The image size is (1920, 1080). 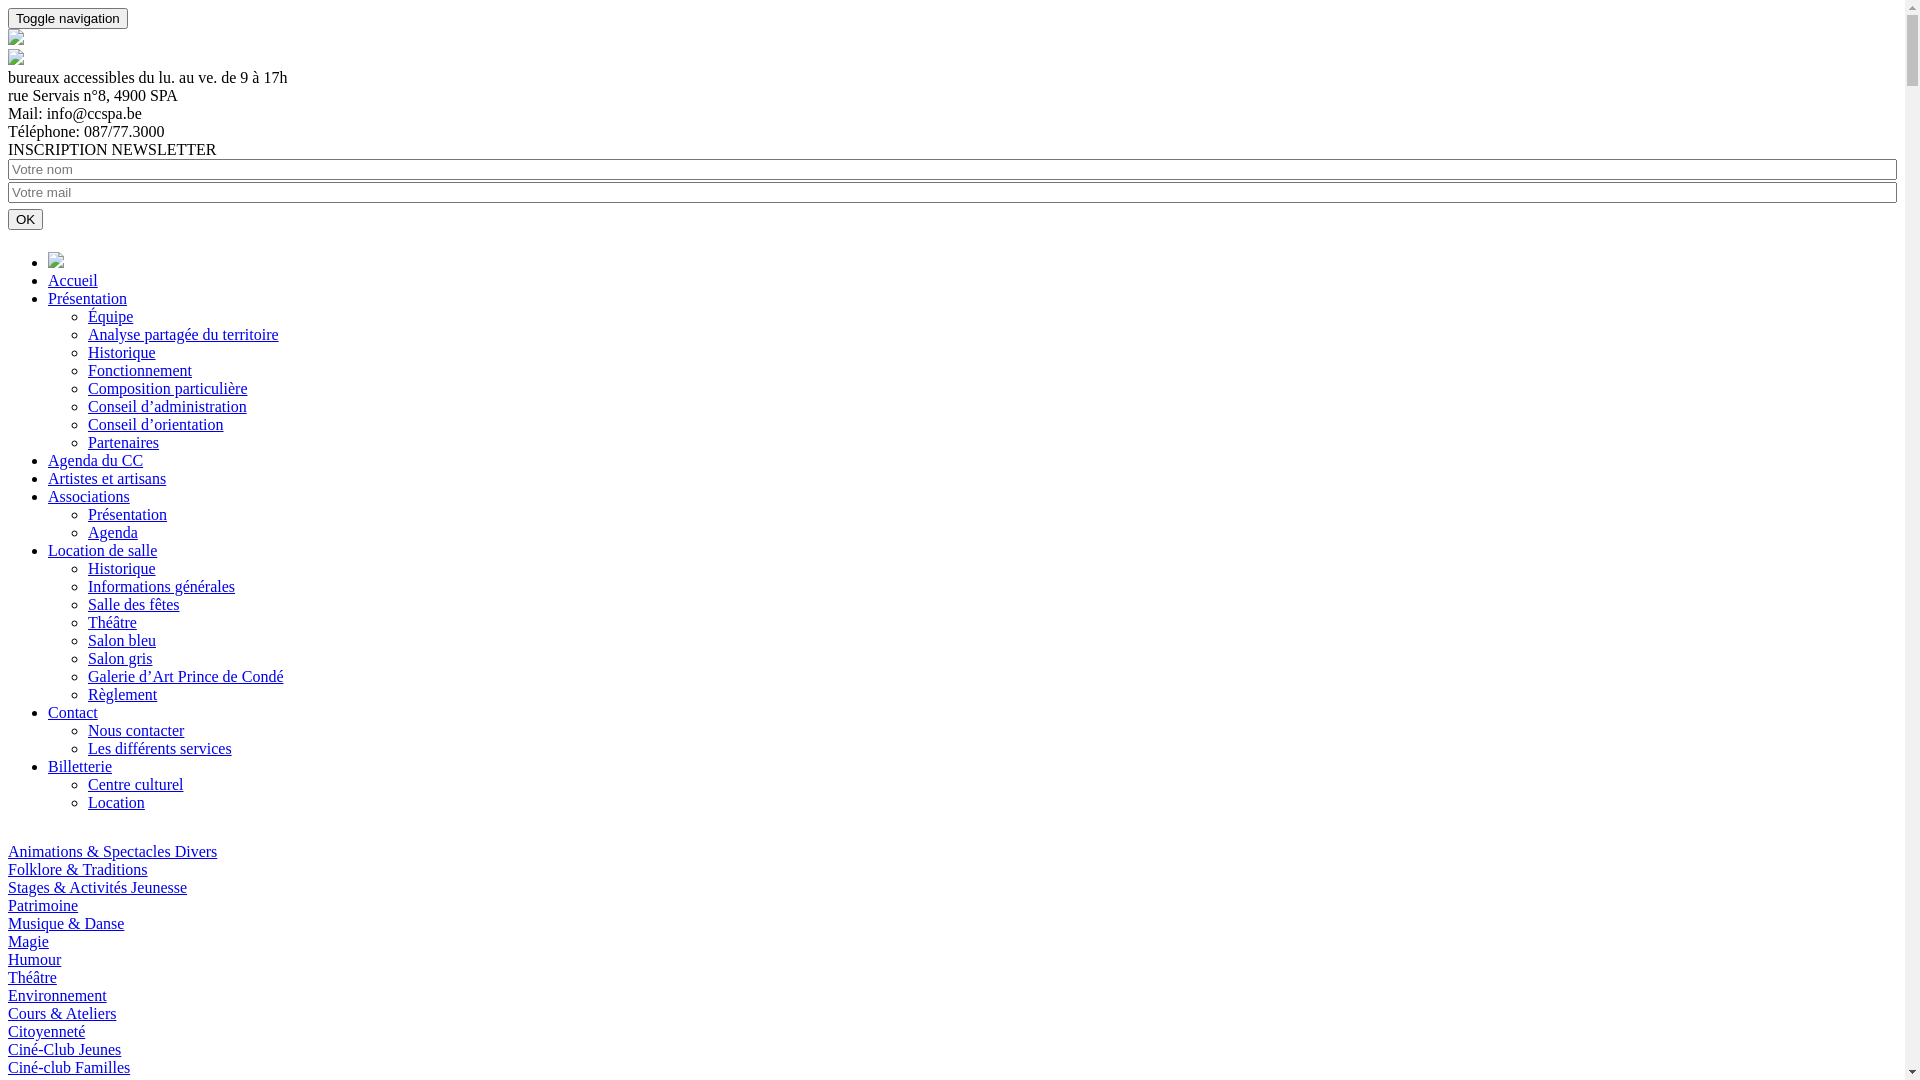 I want to click on 'Folklore & Traditions', so click(x=77, y=868).